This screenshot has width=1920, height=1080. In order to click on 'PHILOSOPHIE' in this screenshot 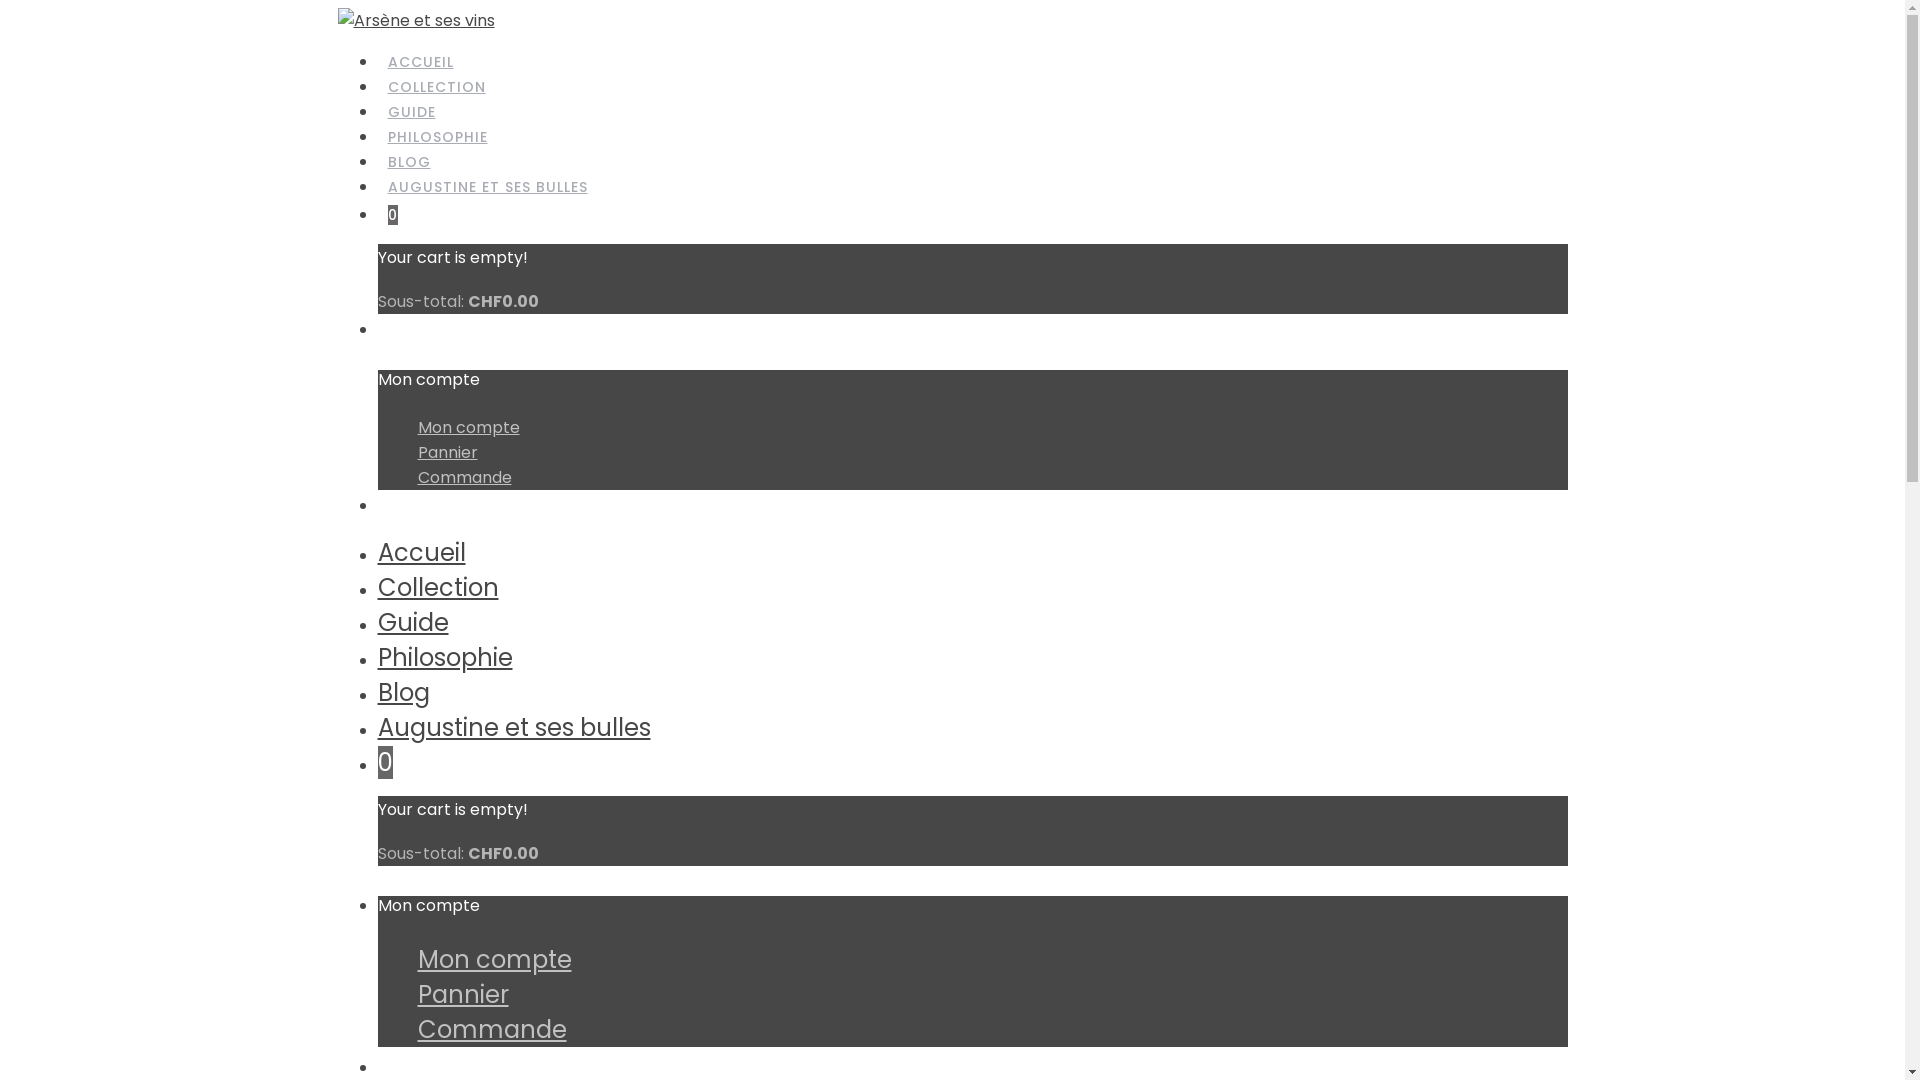, I will do `click(436, 137)`.